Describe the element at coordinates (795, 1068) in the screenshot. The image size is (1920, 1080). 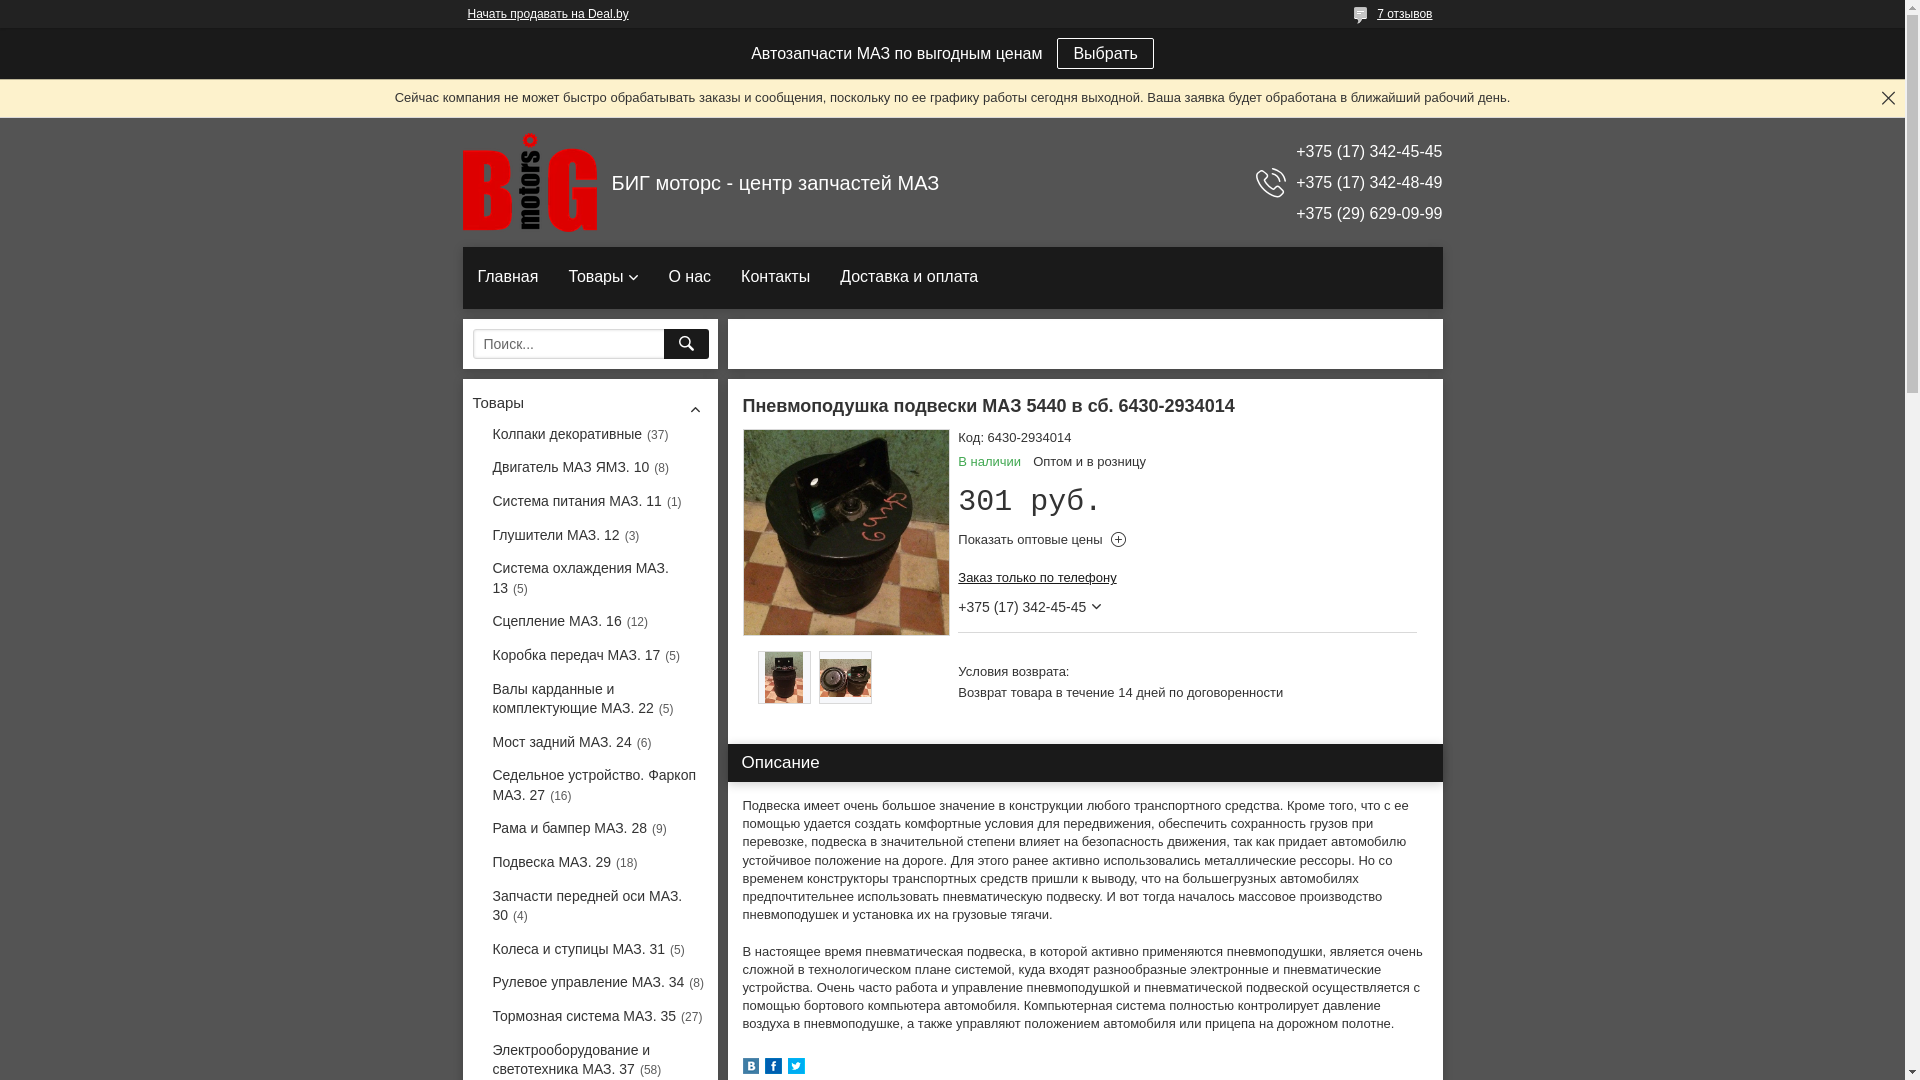
I see `'twitter'` at that location.